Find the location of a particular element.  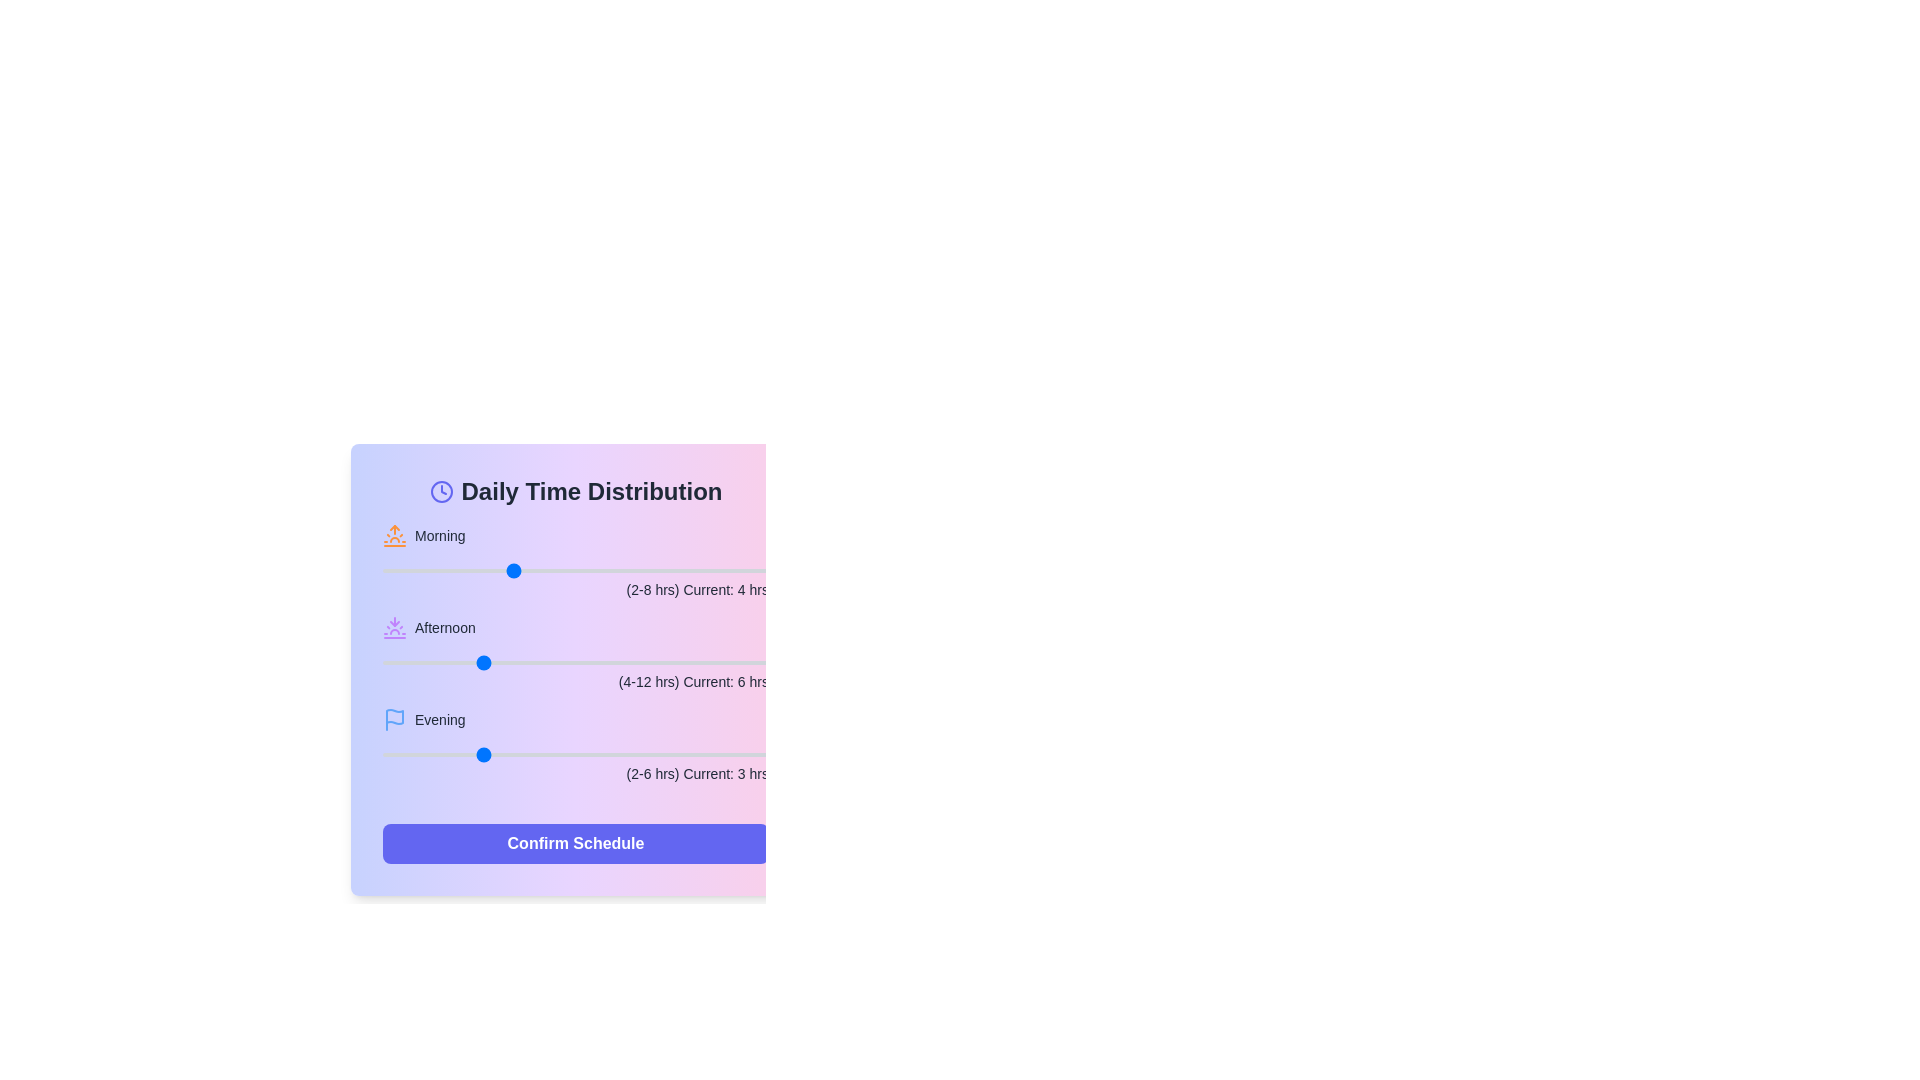

the morning hours slider is located at coordinates (575, 570).